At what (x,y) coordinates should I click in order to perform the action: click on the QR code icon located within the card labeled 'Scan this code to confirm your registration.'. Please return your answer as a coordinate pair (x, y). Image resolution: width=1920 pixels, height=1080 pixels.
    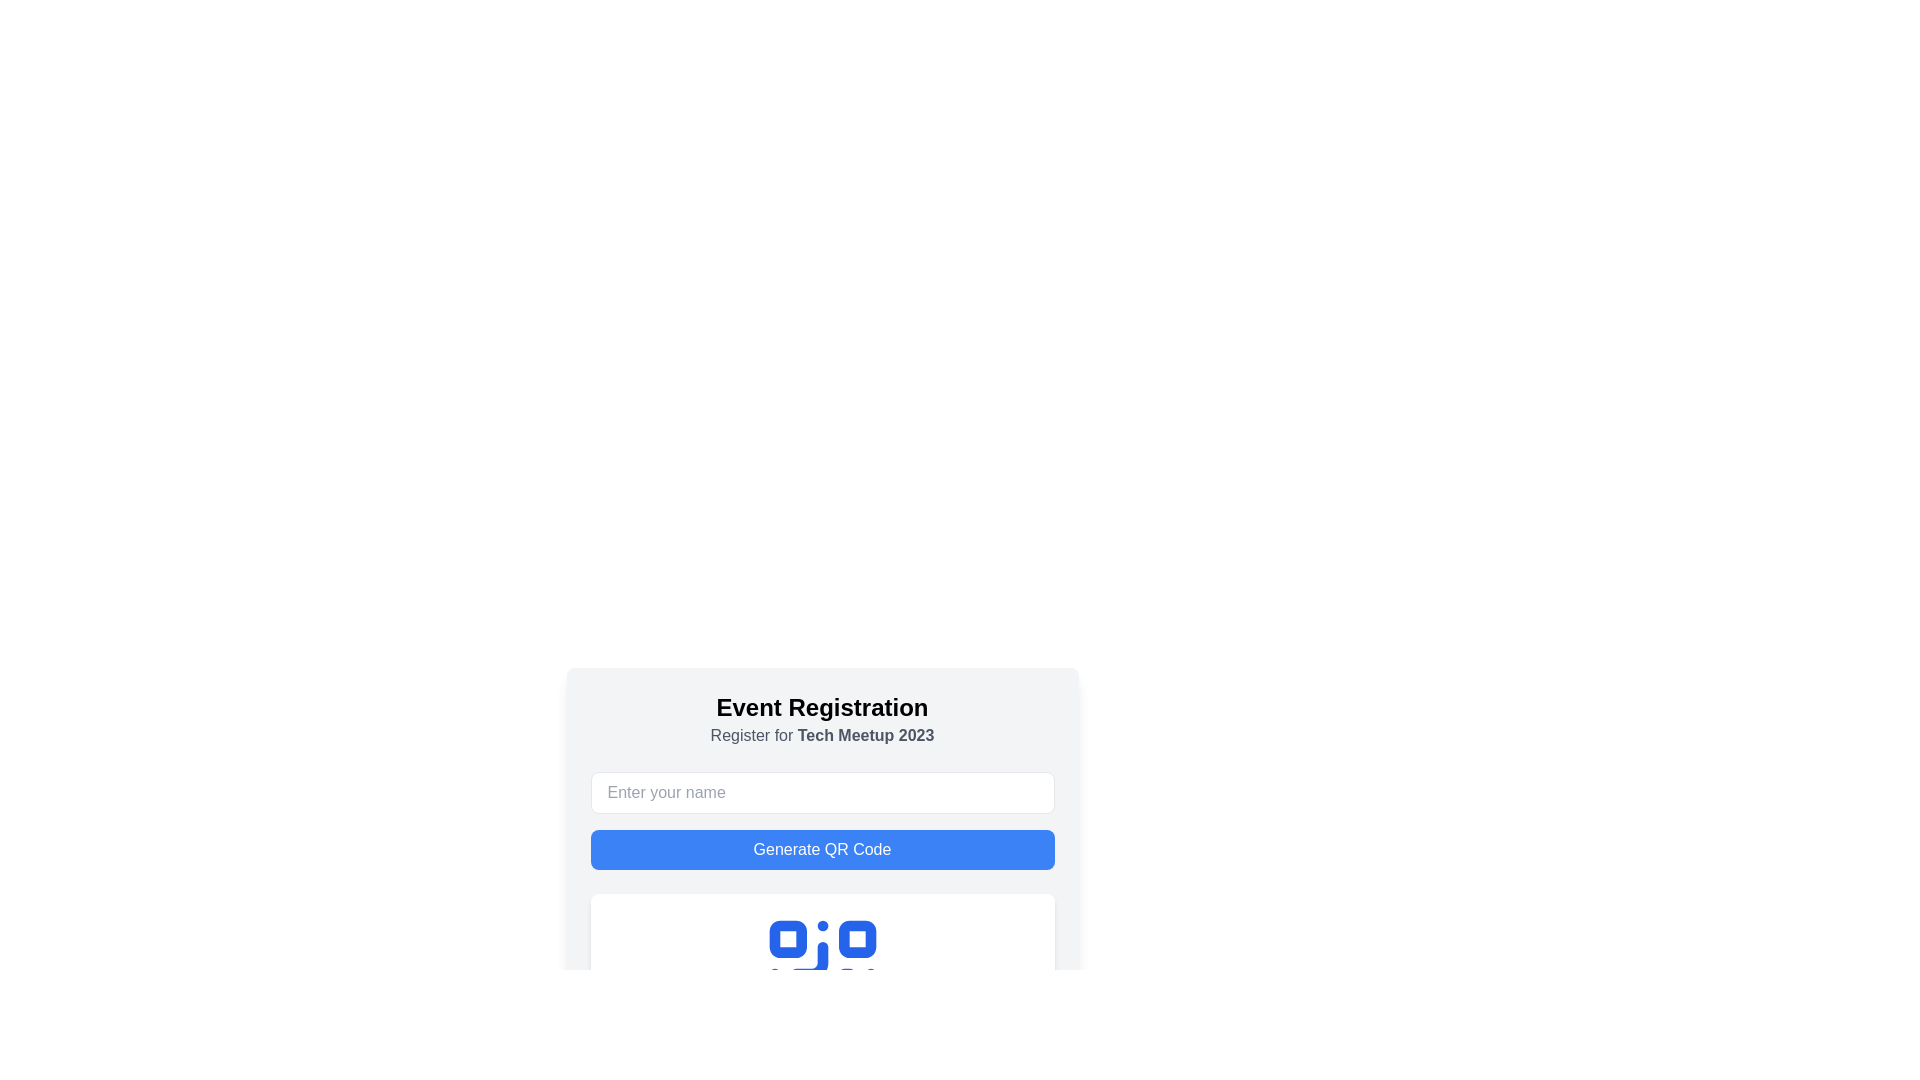
    Looking at the image, I should click on (822, 973).